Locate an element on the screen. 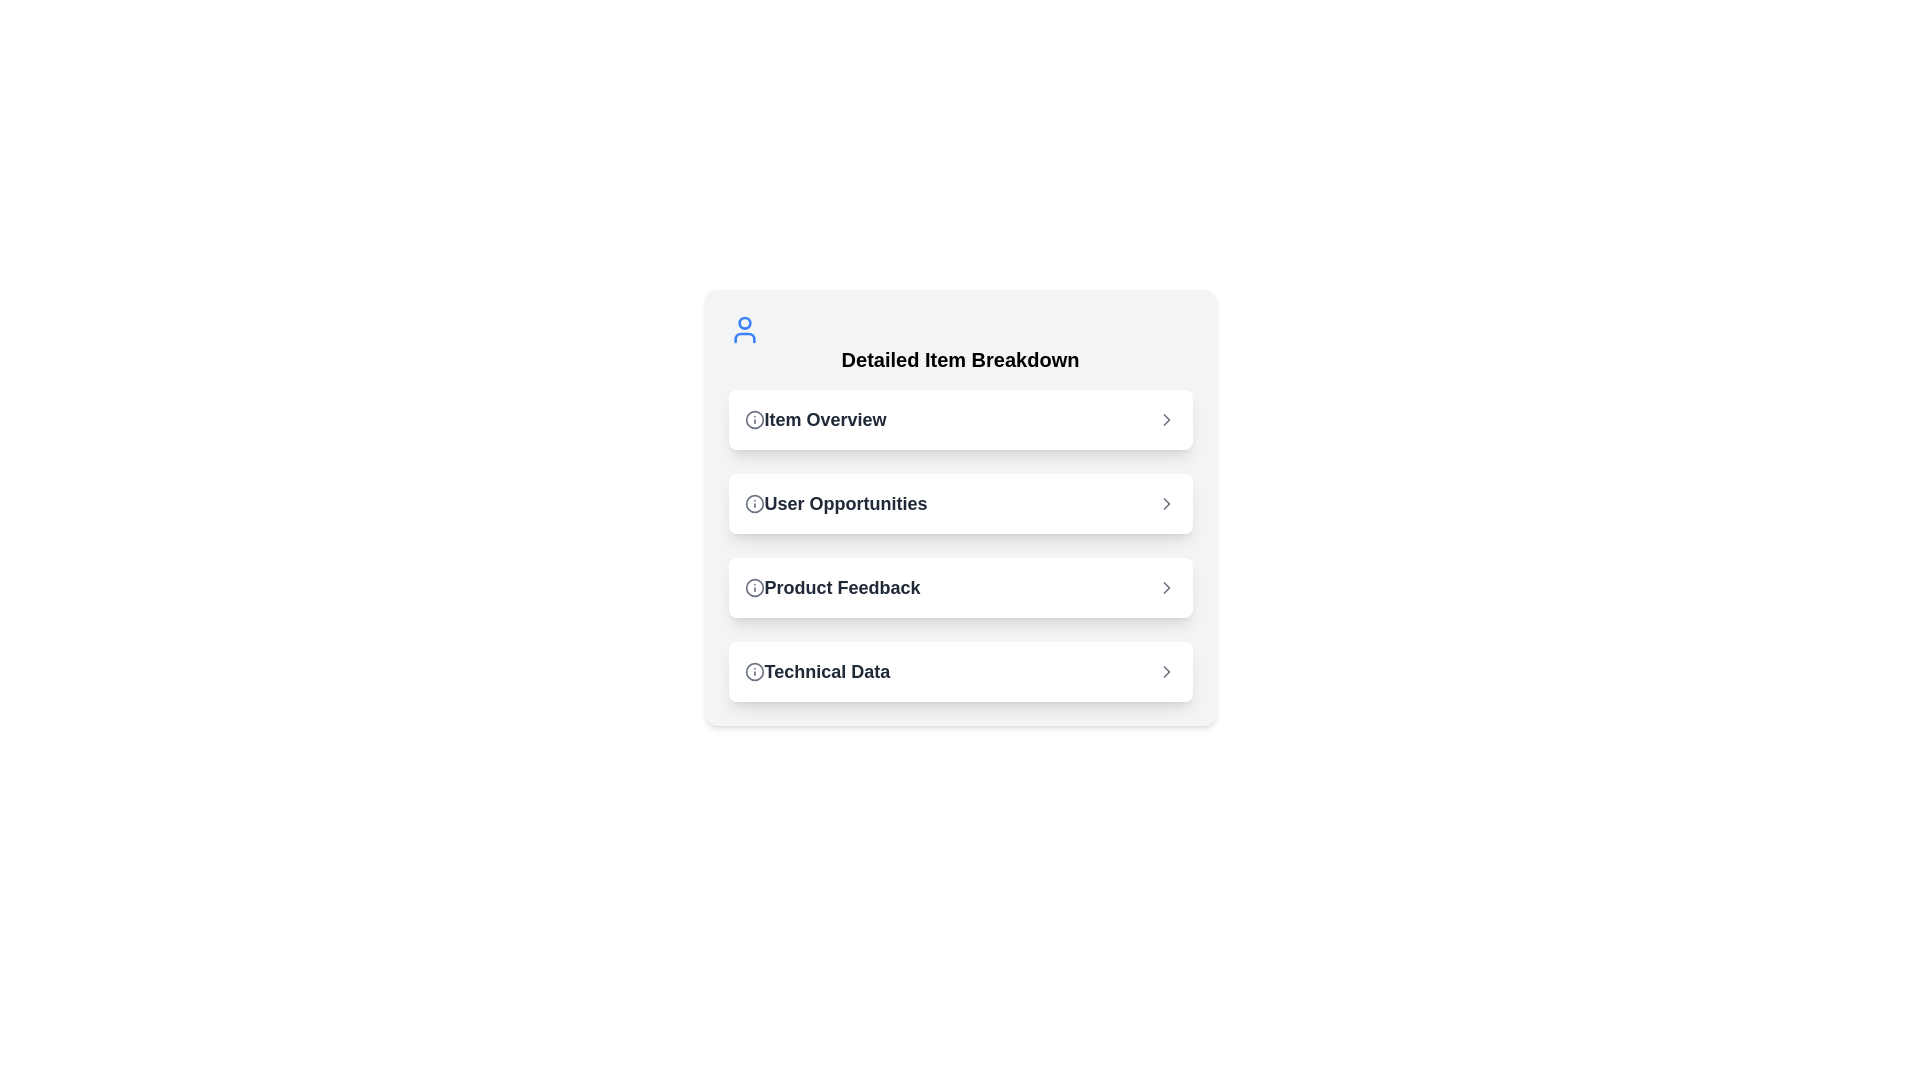  the decorative circular icon element located to the left of the 'Item Overview' text in the list of items to recognize it as part of the icon is located at coordinates (753, 419).